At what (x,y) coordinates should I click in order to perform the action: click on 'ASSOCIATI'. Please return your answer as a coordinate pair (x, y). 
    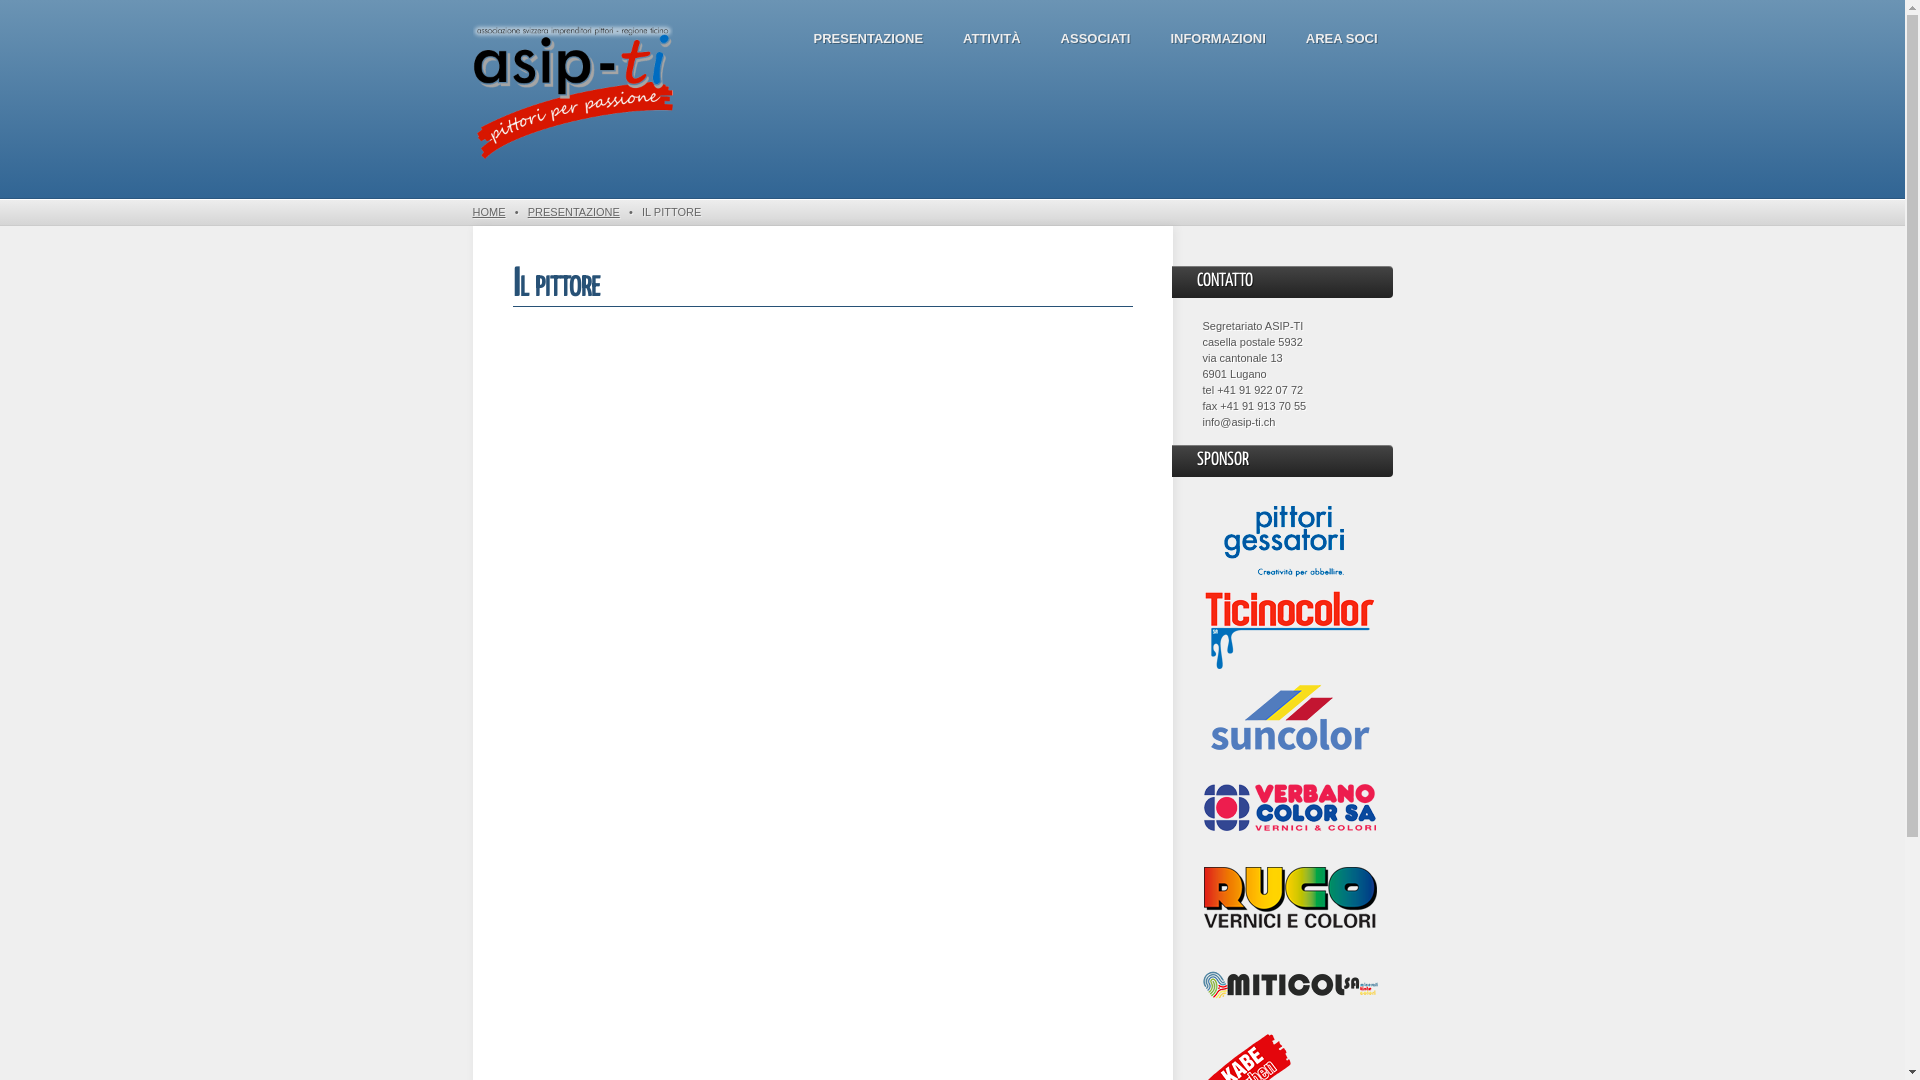
    Looking at the image, I should click on (1094, 38).